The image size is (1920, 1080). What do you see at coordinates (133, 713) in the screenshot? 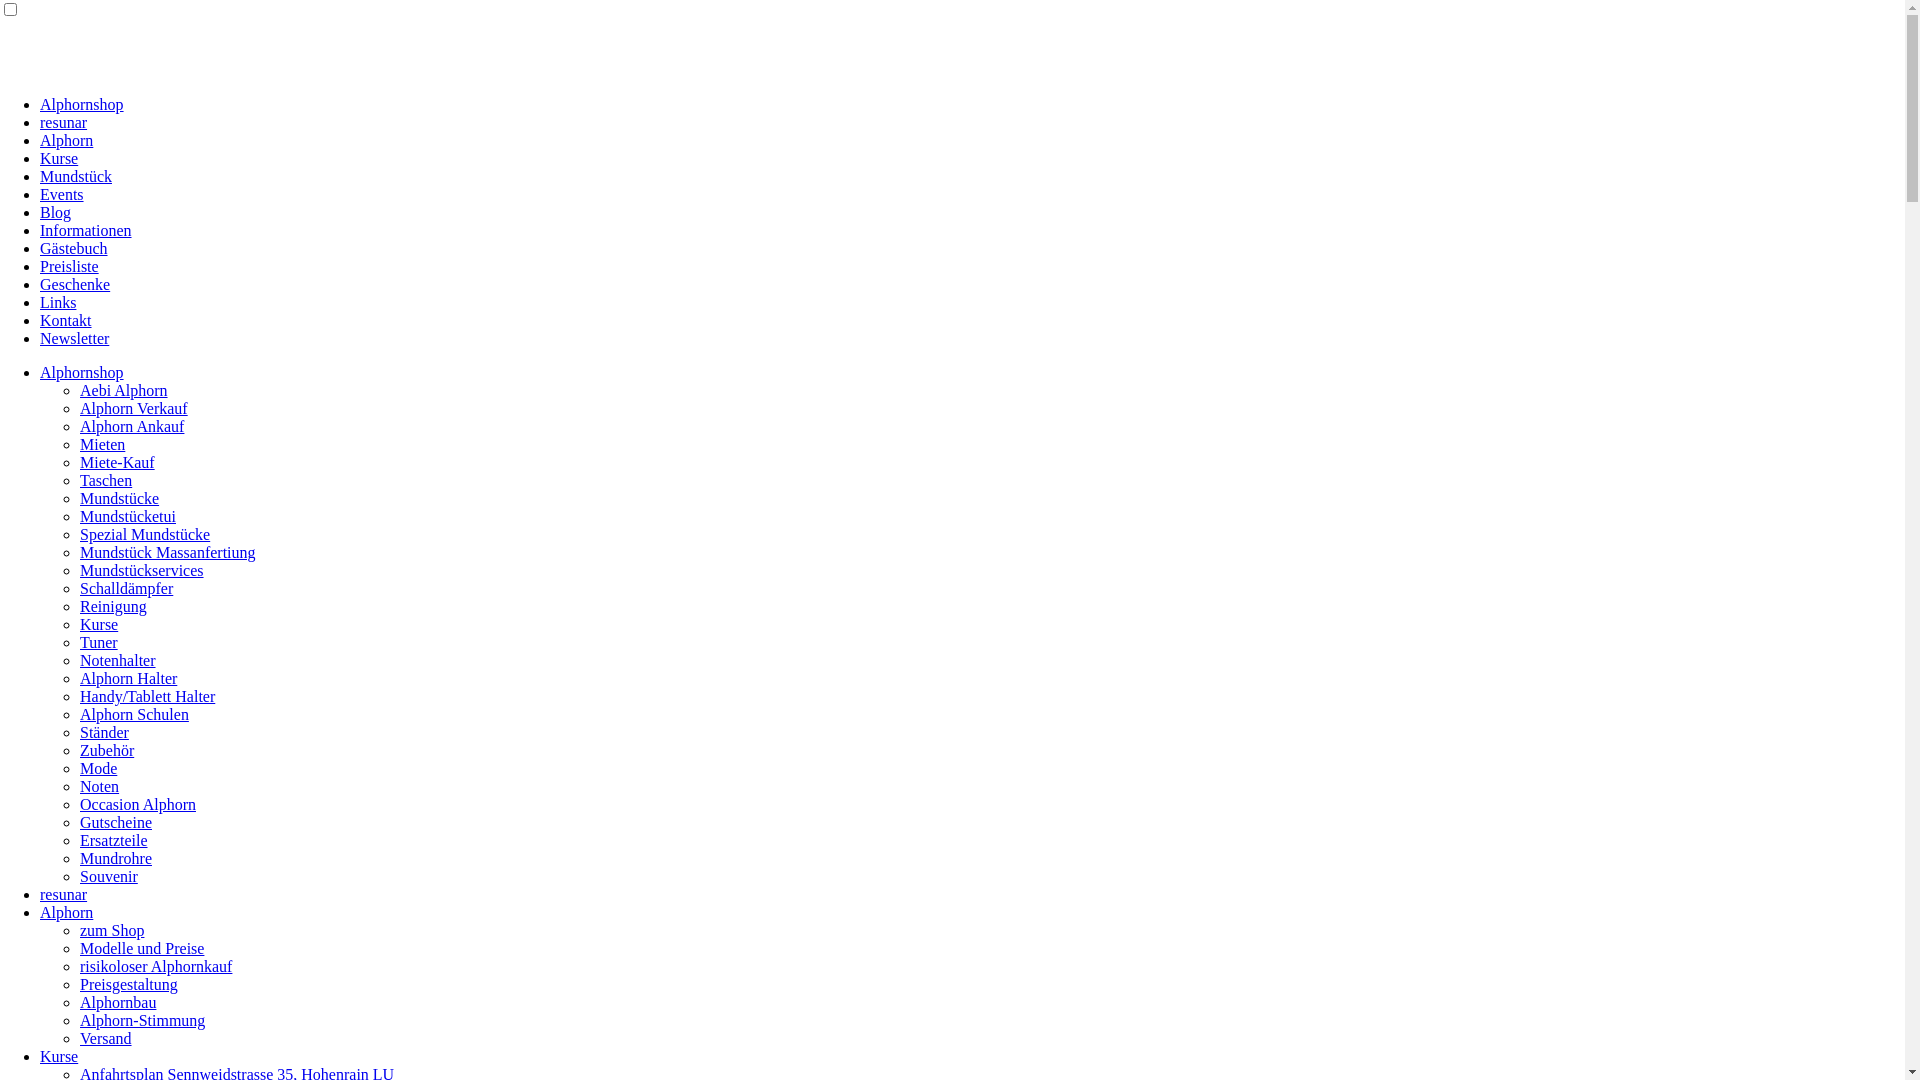
I see `'Alphorn Schulen'` at bounding box center [133, 713].